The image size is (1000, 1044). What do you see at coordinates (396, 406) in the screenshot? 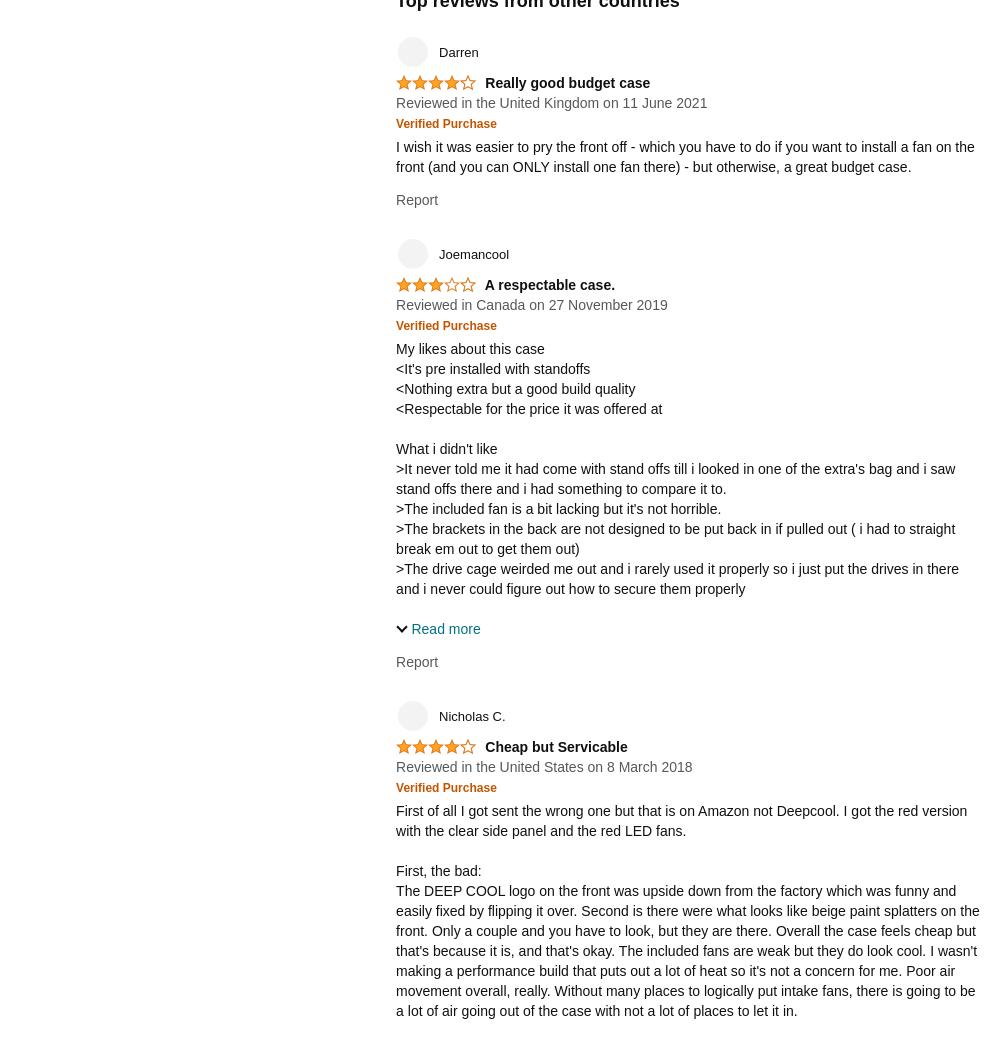
I see `'<Respectable for the price it was offered at'` at bounding box center [396, 406].